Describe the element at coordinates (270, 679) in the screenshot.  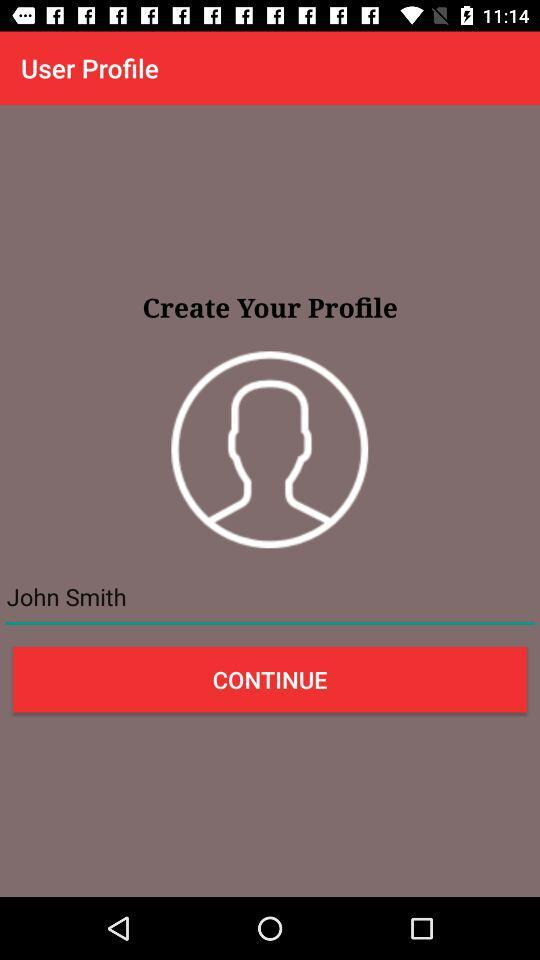
I see `continue icon` at that location.